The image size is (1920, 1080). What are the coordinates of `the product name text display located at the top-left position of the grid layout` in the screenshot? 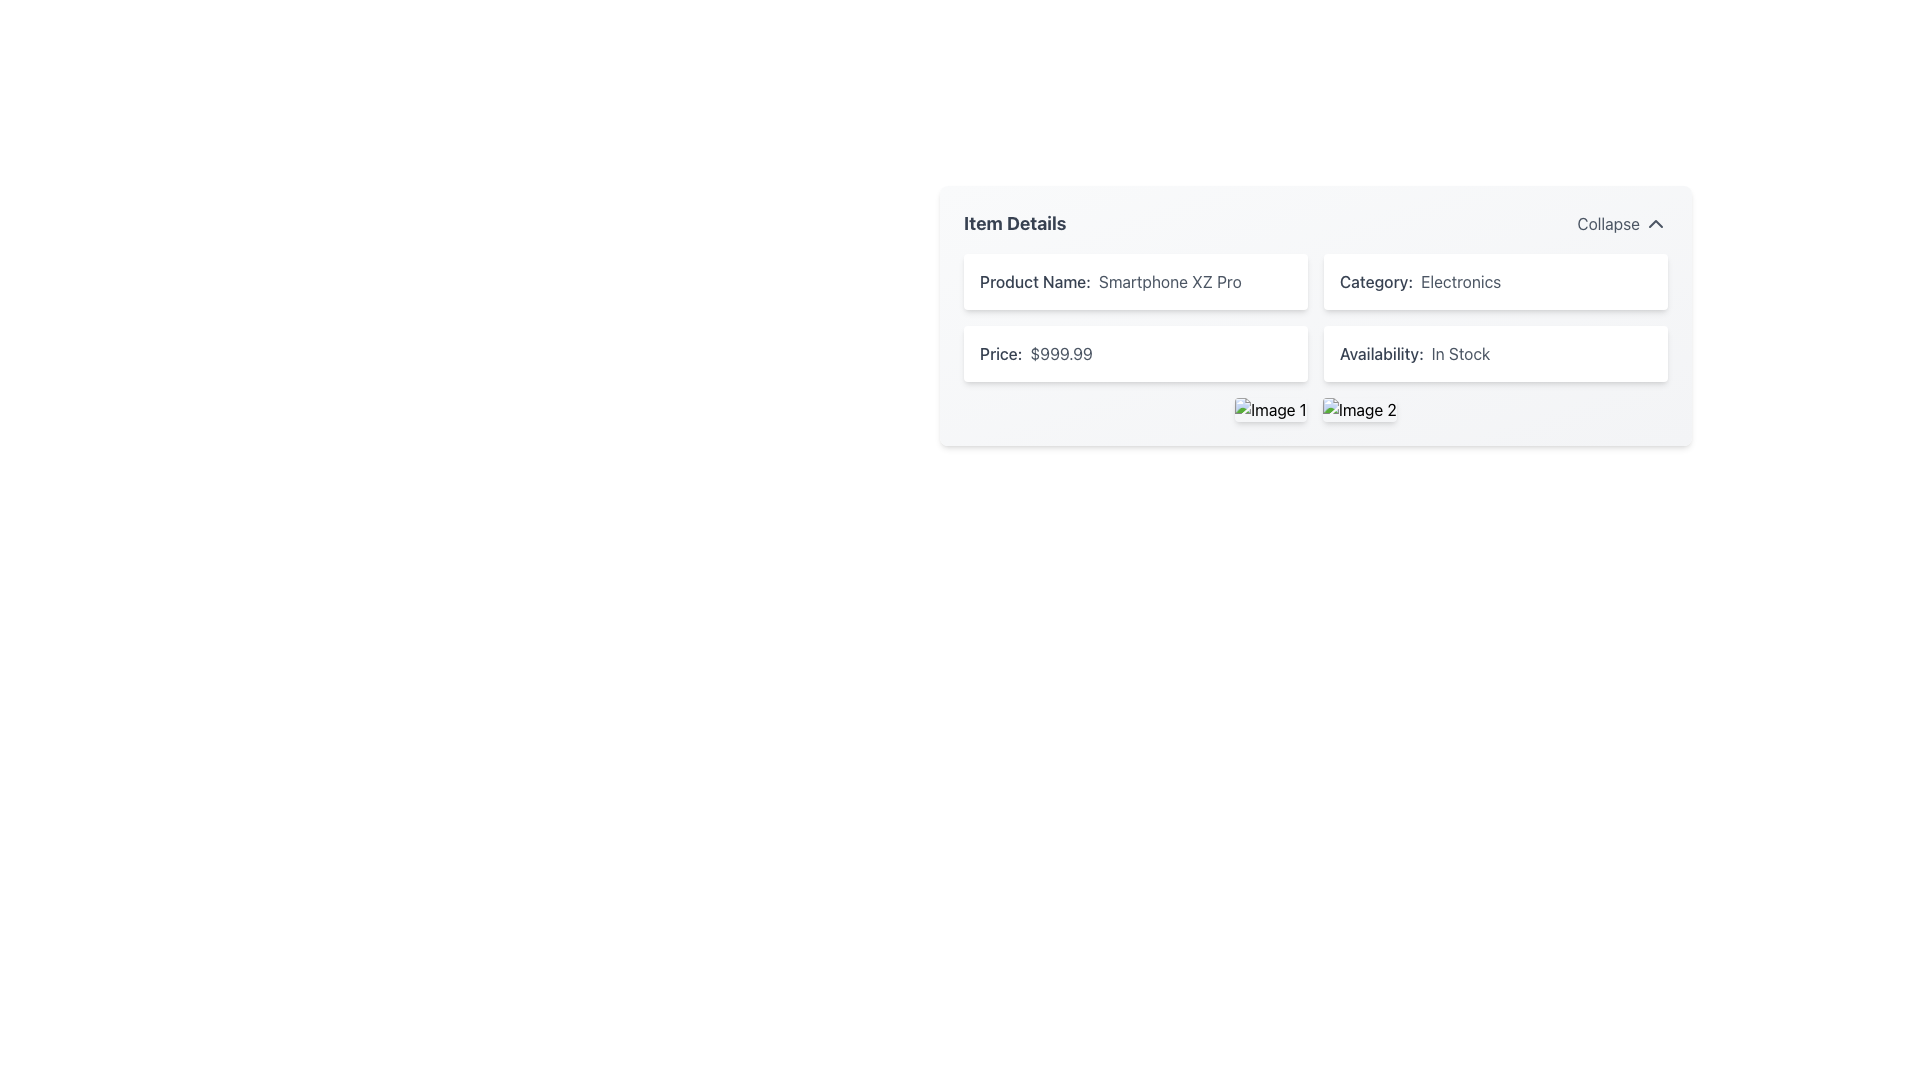 It's located at (1136, 281).